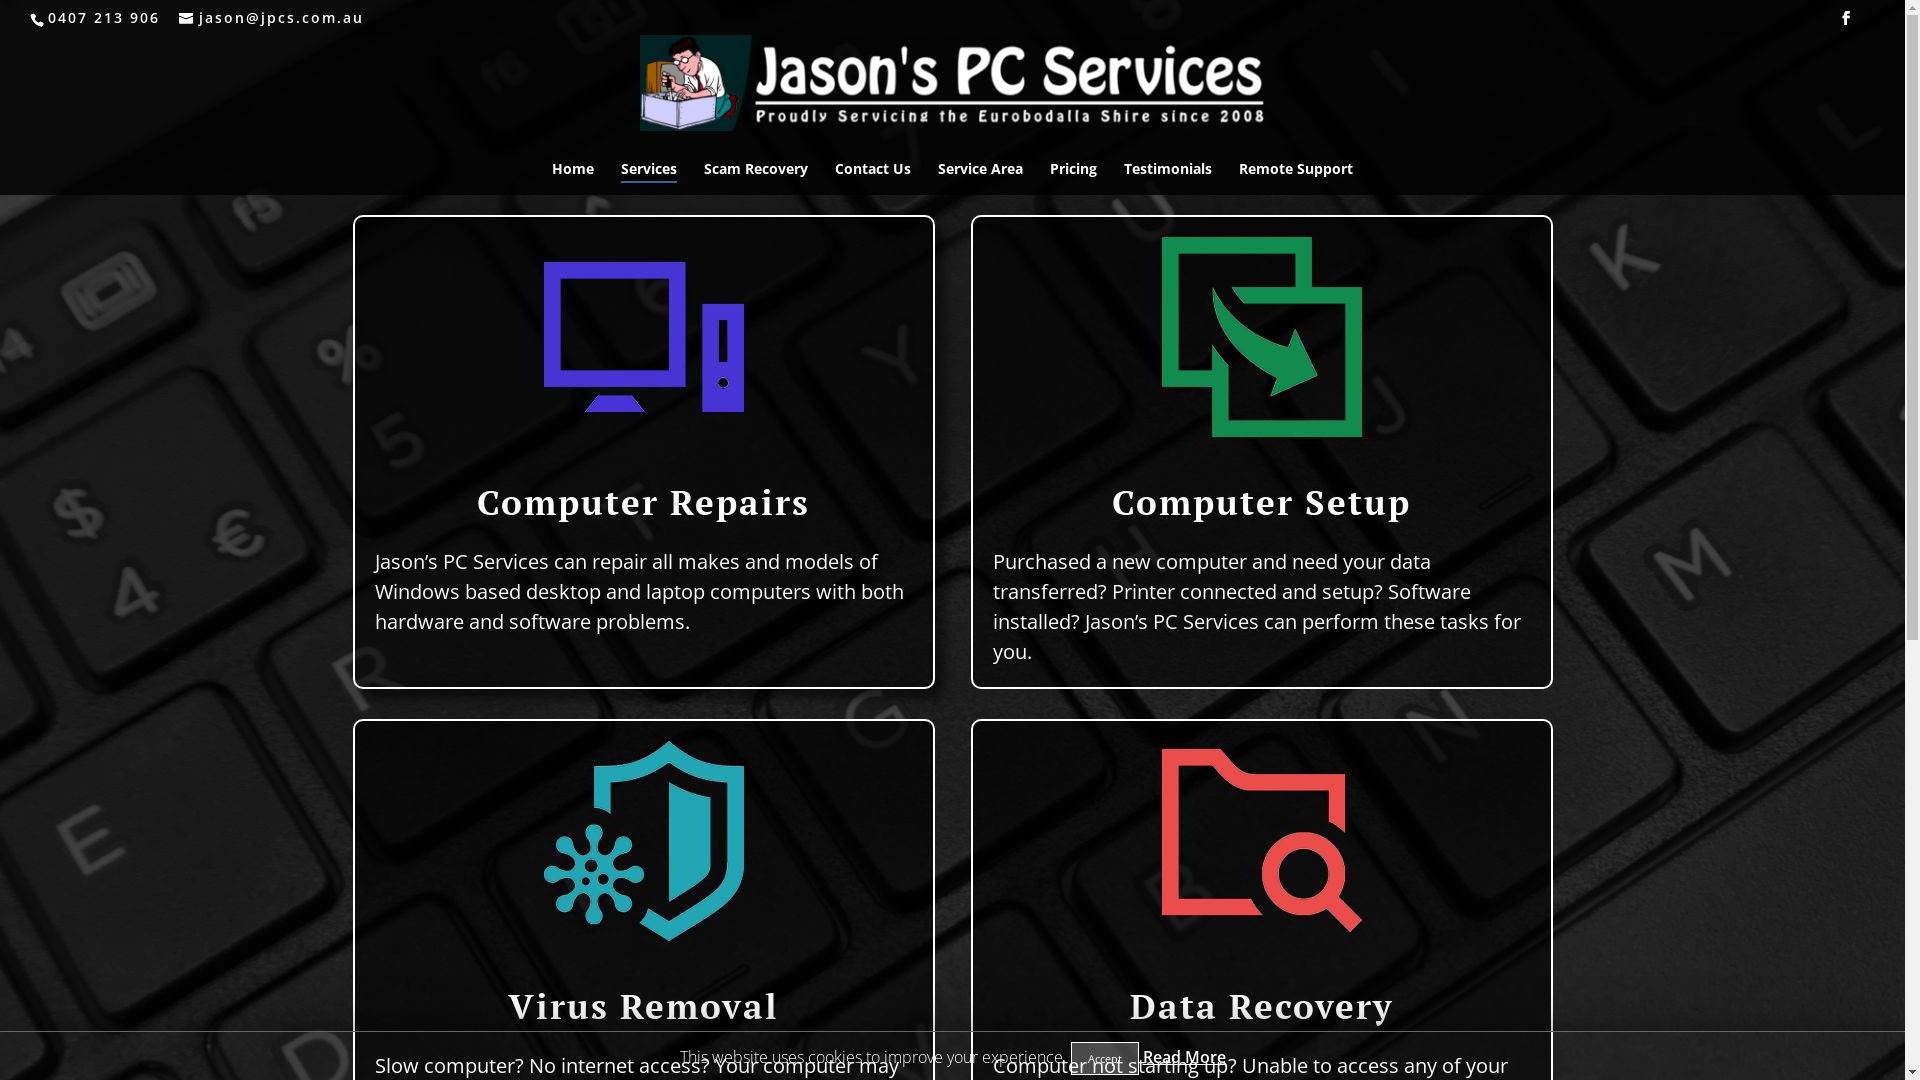 The image size is (1920, 1080). I want to click on 'Testimonials', so click(1123, 176).